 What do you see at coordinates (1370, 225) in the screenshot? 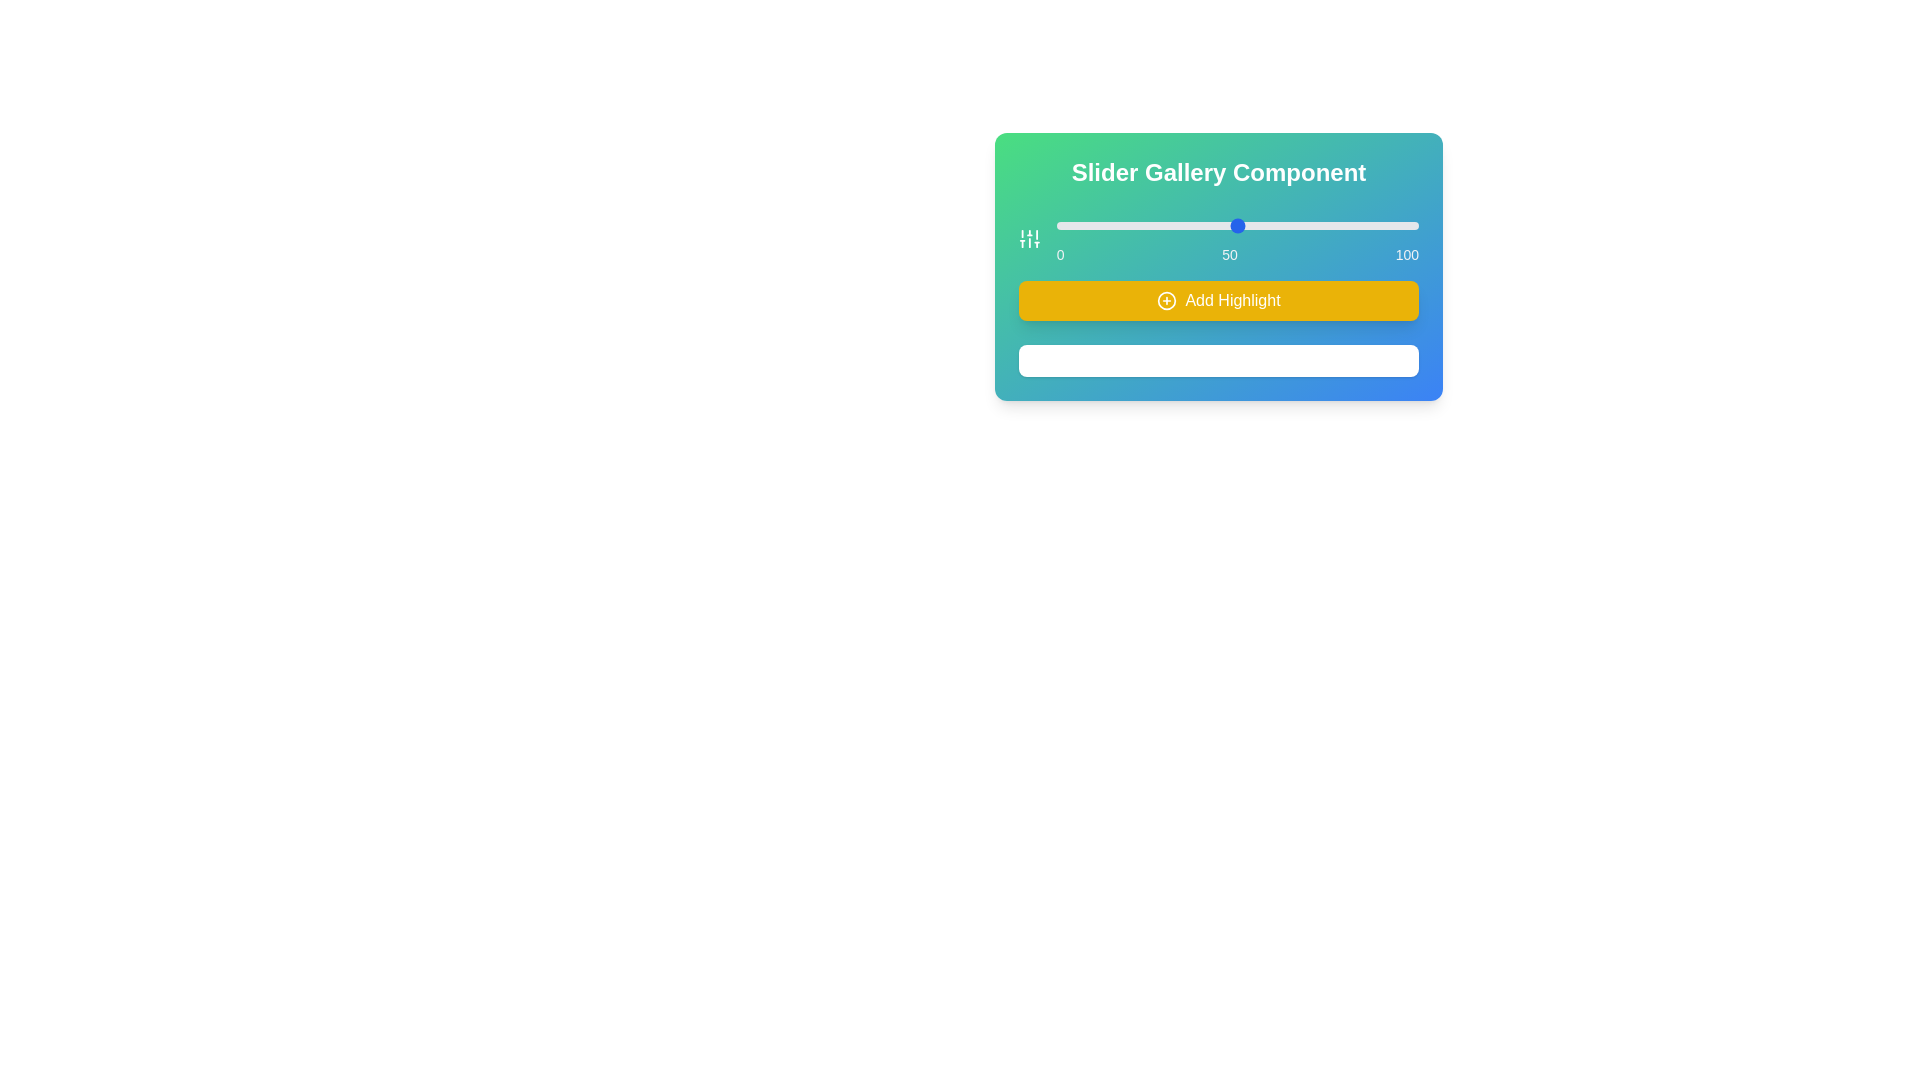
I see `the slider value` at bounding box center [1370, 225].